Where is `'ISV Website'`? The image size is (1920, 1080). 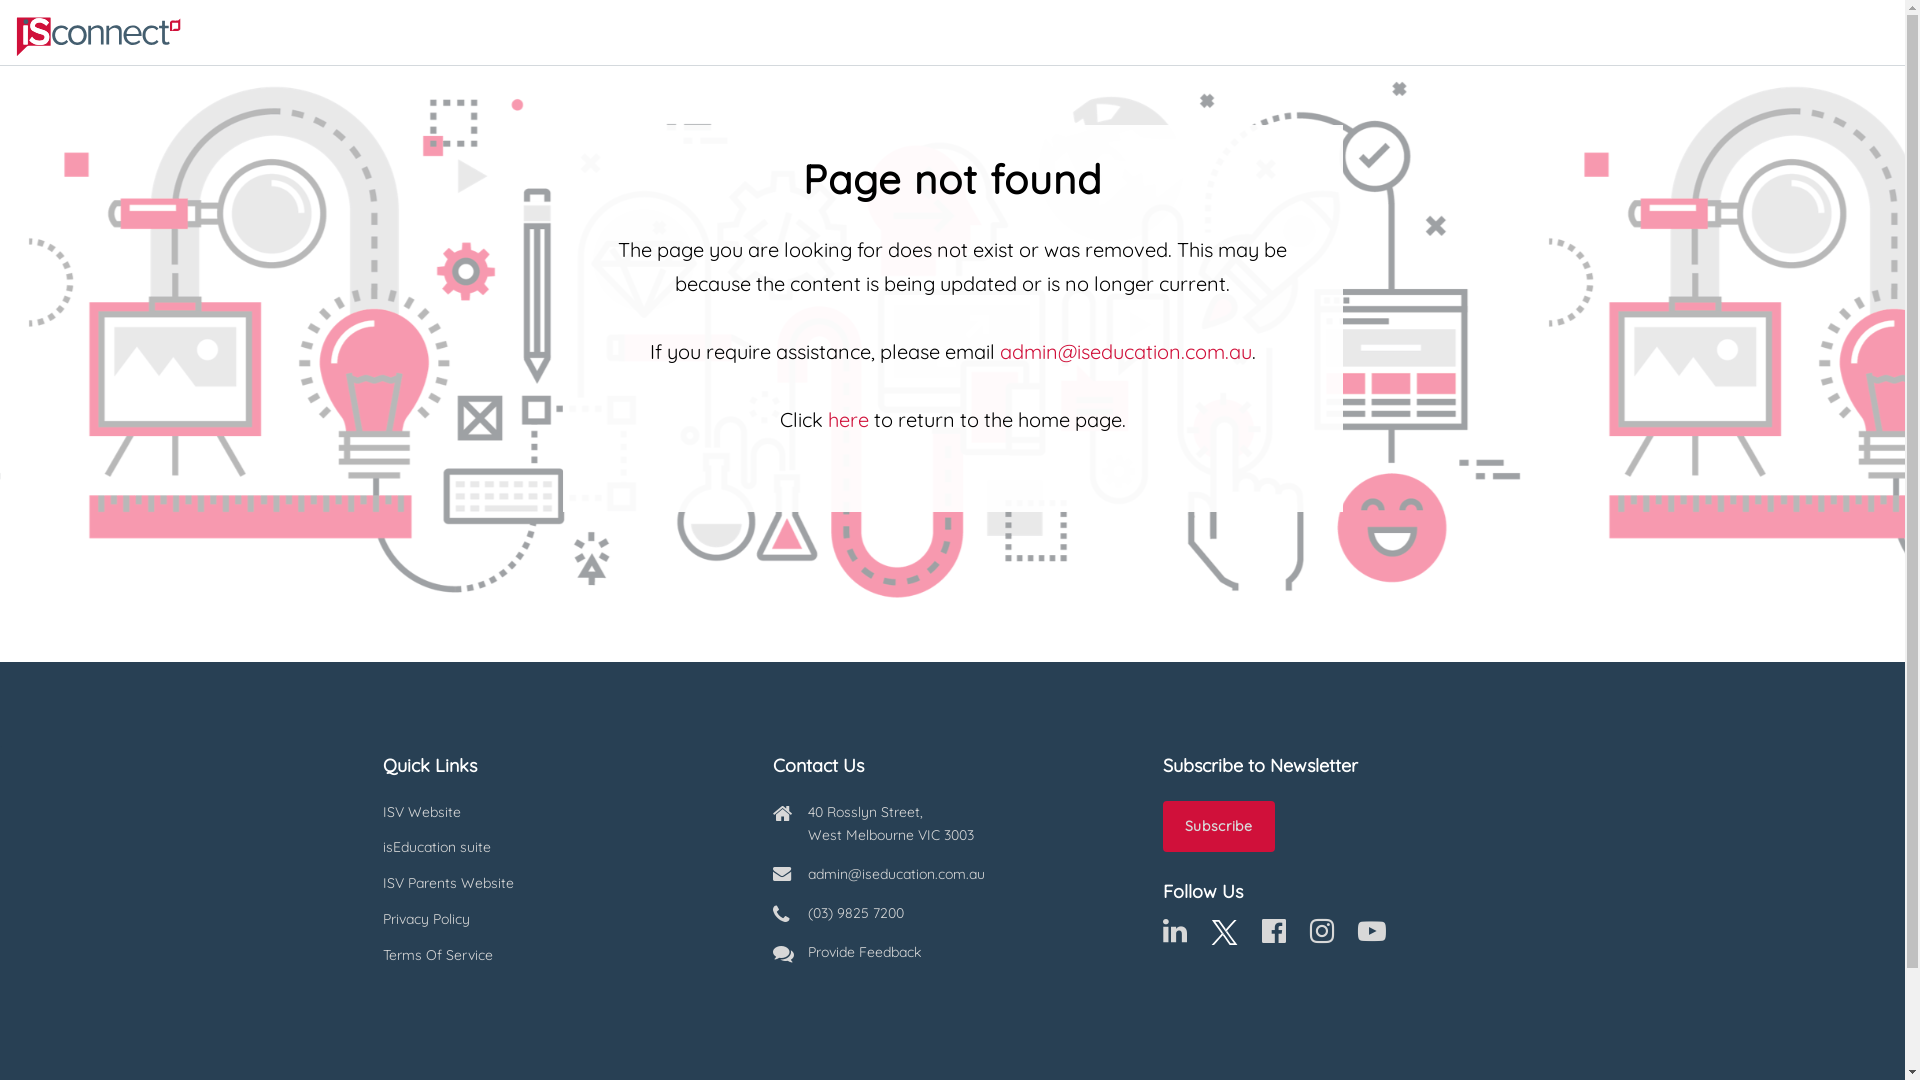 'ISV Website' is located at coordinates (560, 813).